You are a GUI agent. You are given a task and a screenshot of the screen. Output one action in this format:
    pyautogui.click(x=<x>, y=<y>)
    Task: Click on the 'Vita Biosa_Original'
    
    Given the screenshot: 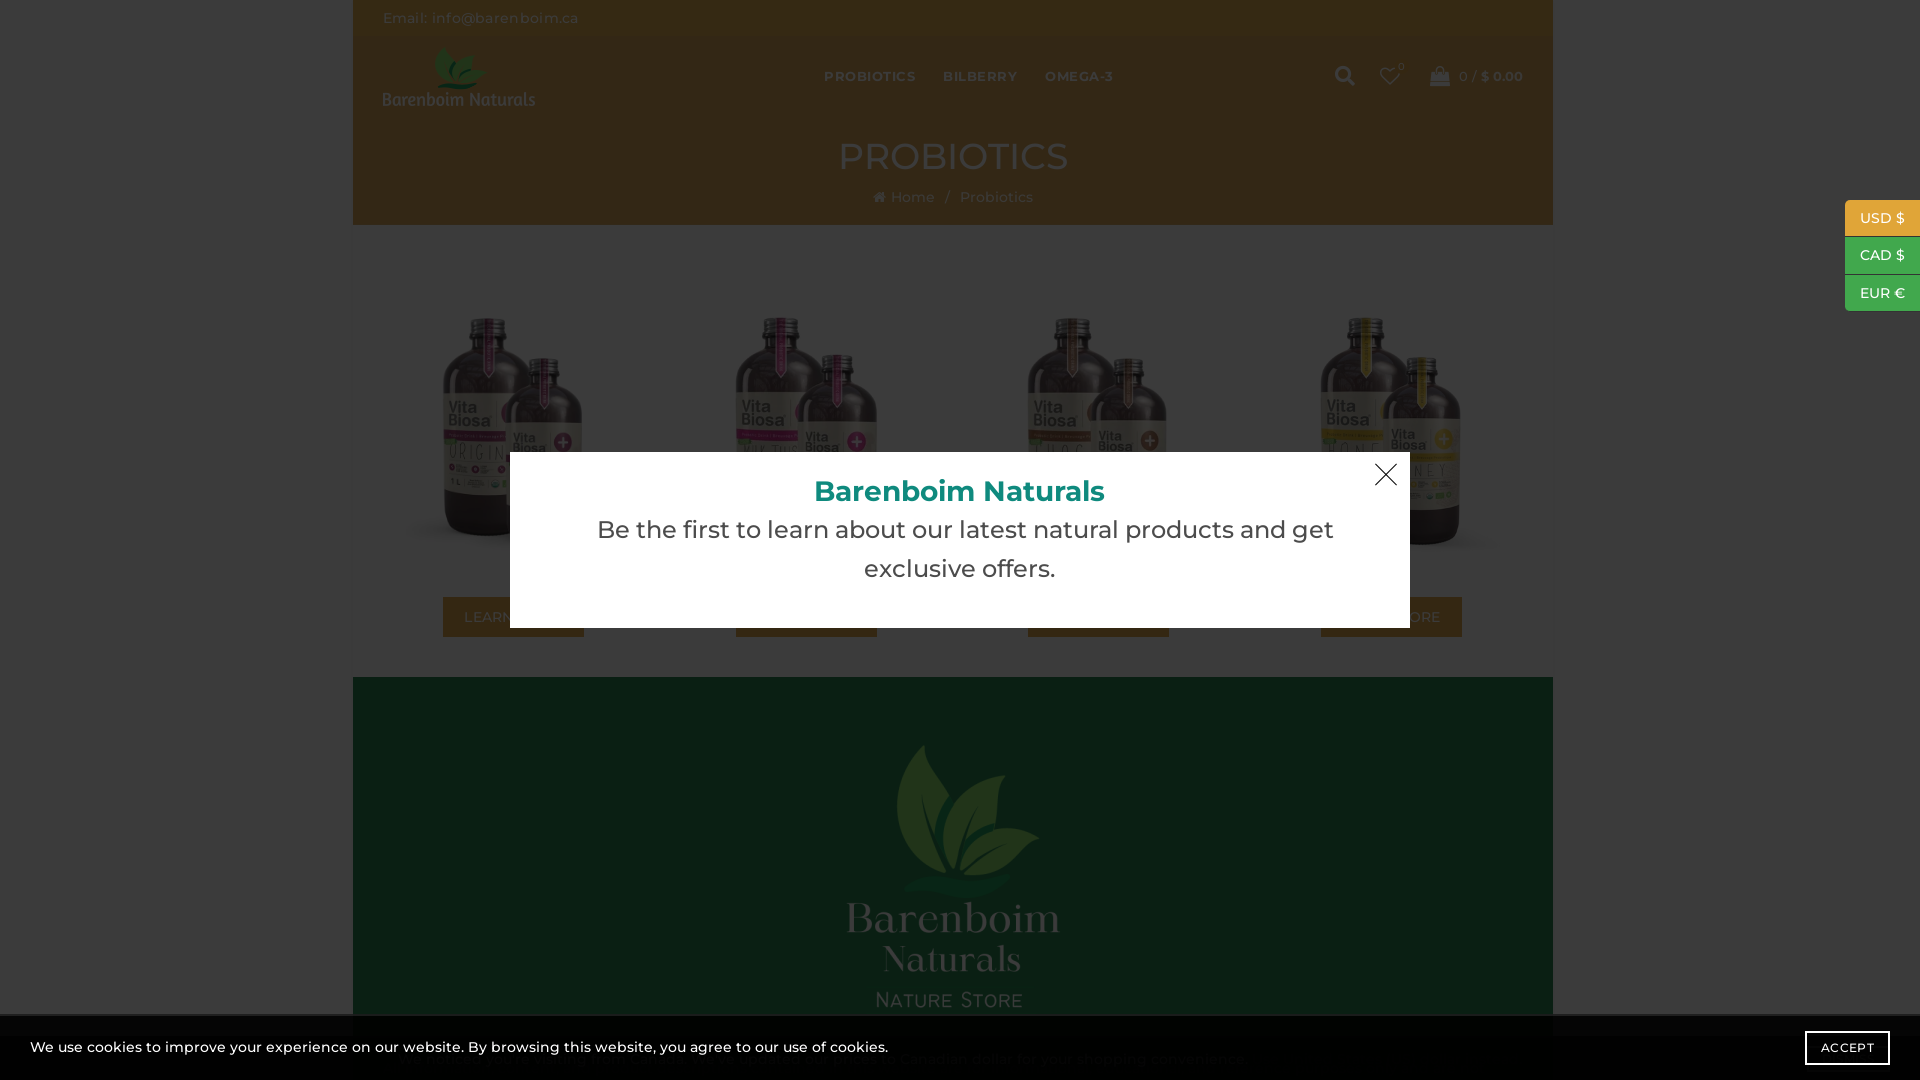 What is the action you would take?
    pyautogui.click(x=513, y=430)
    